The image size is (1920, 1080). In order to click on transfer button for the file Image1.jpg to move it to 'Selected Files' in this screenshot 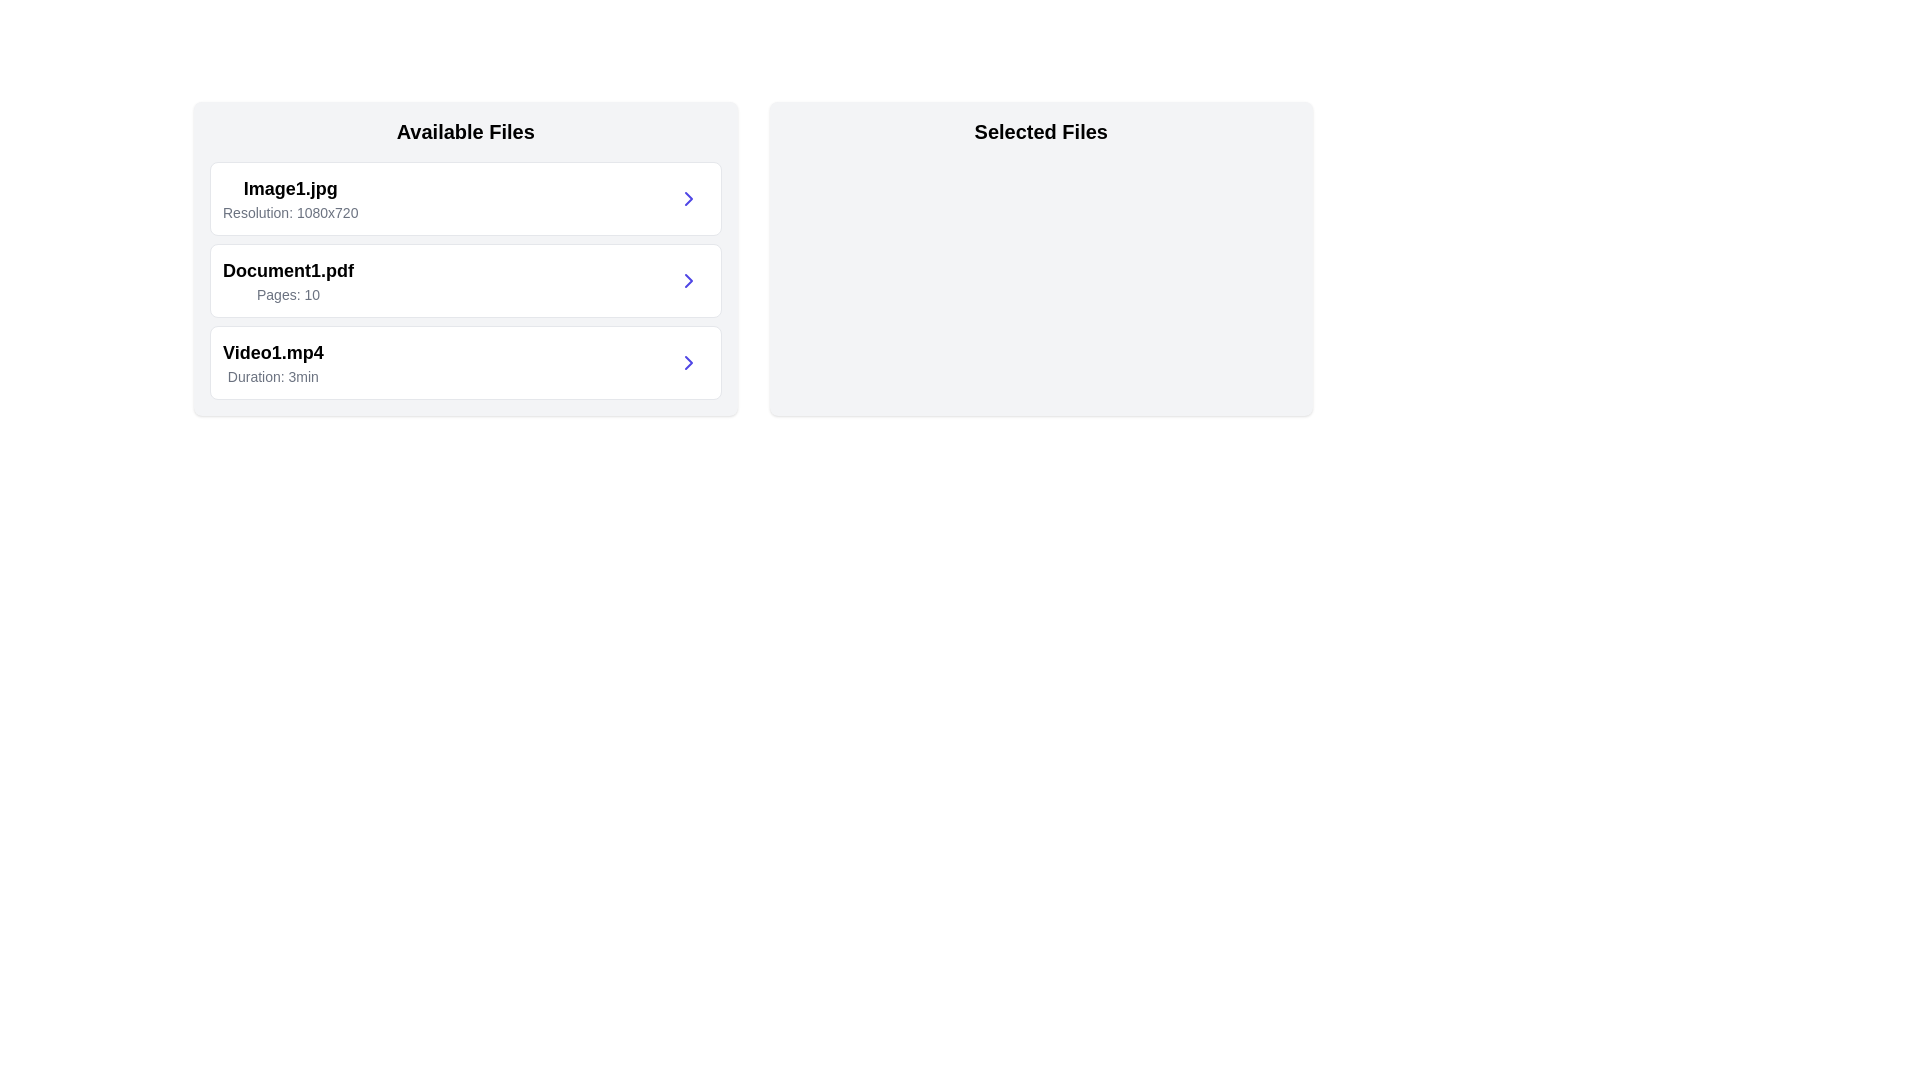, I will do `click(688, 199)`.